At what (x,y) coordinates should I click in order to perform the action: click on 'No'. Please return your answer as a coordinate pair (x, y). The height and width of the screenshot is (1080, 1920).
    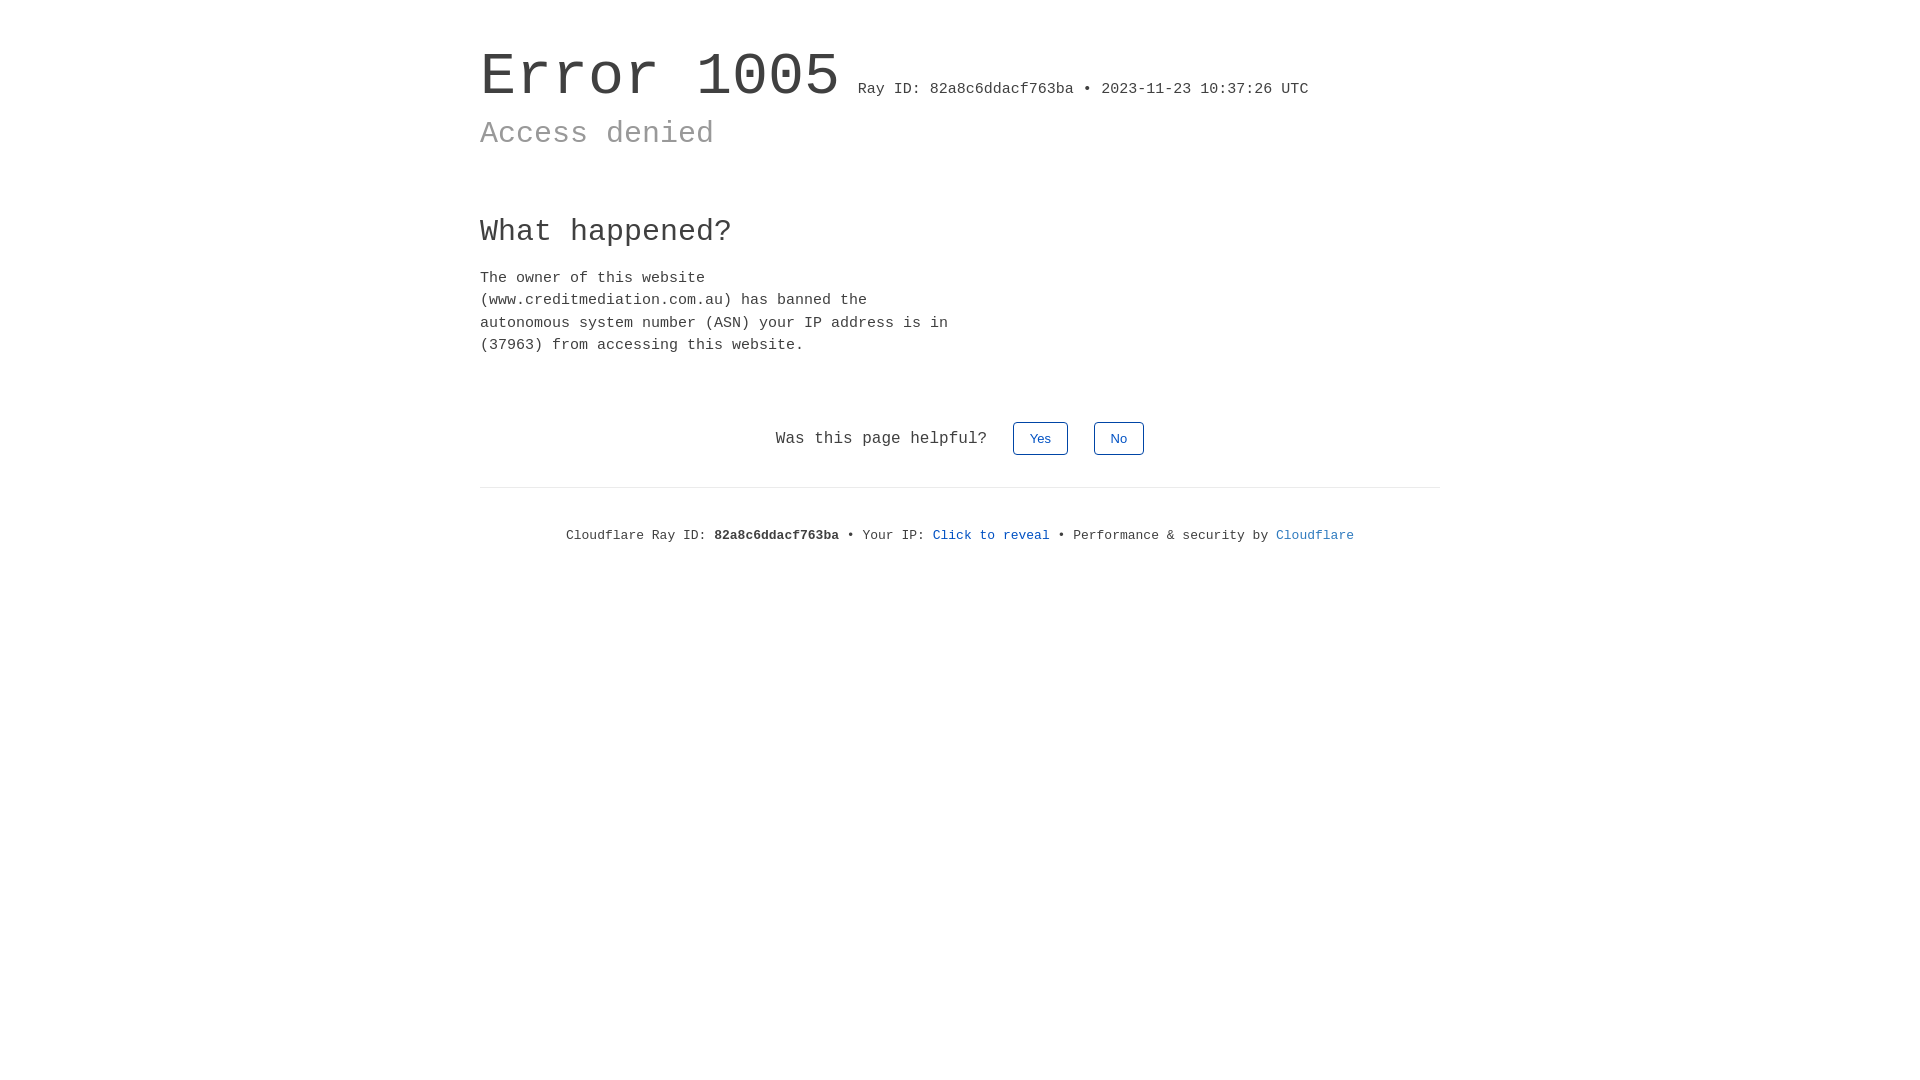
    Looking at the image, I should click on (1118, 437).